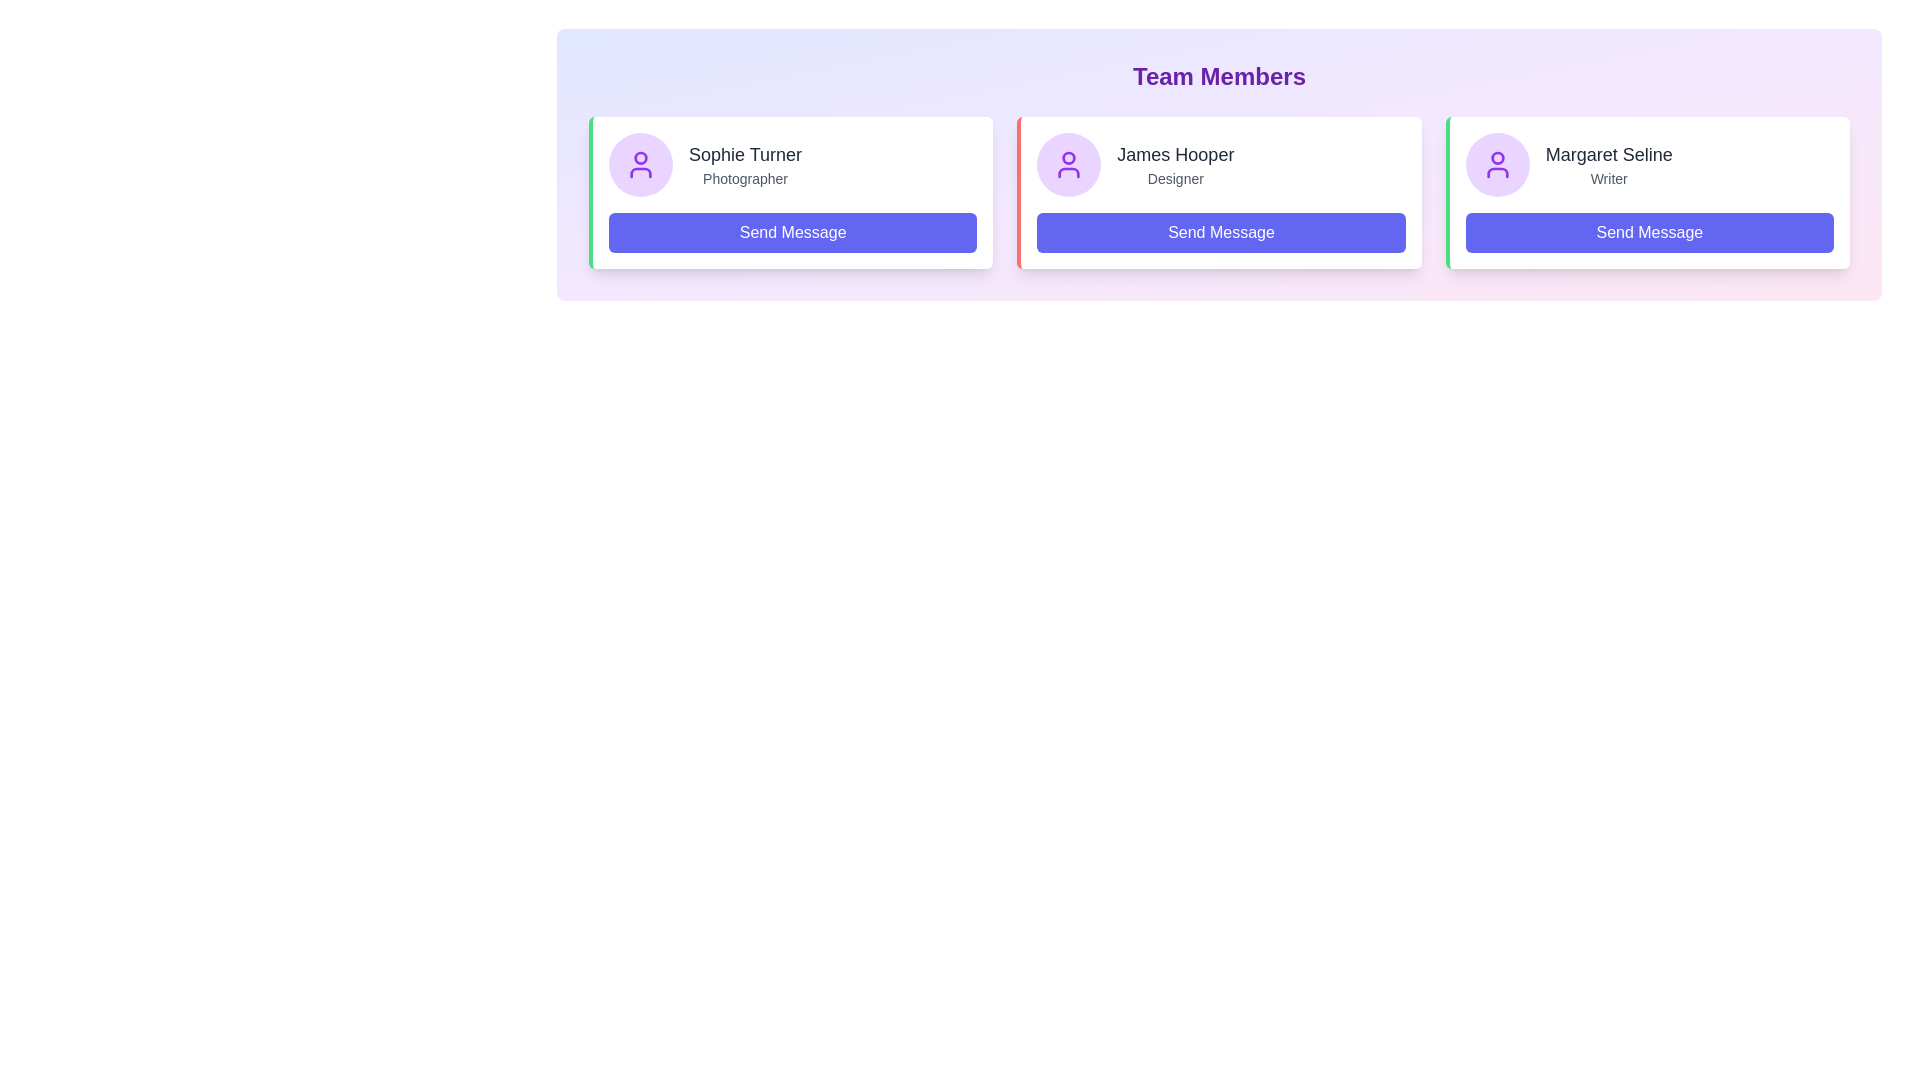 This screenshot has height=1080, width=1920. I want to click on the text label reading 'Photographer', which is styled with a smaller gray font and located beneath 'Sophie Turner' in a card-like component, so click(744, 177).